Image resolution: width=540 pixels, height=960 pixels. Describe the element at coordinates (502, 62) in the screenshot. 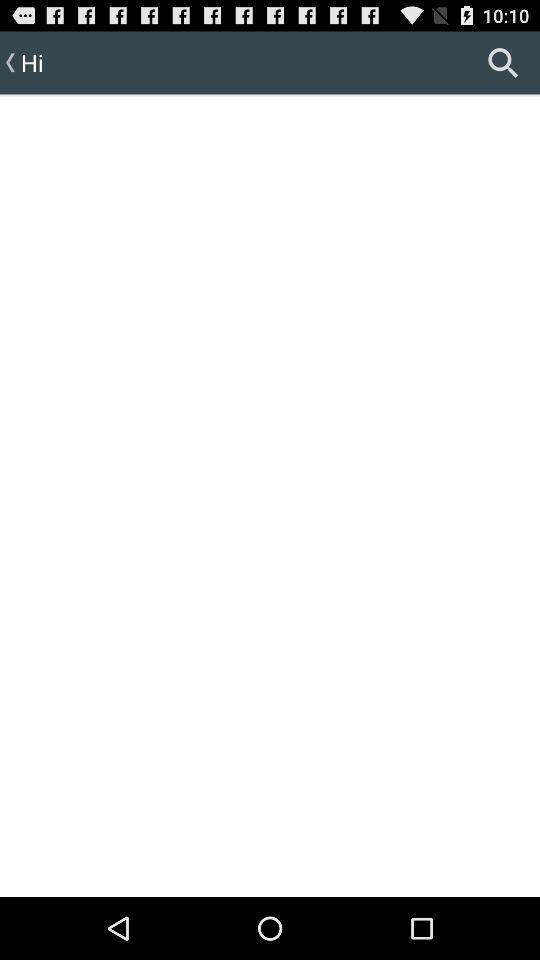

I see `the app next to hi app` at that location.